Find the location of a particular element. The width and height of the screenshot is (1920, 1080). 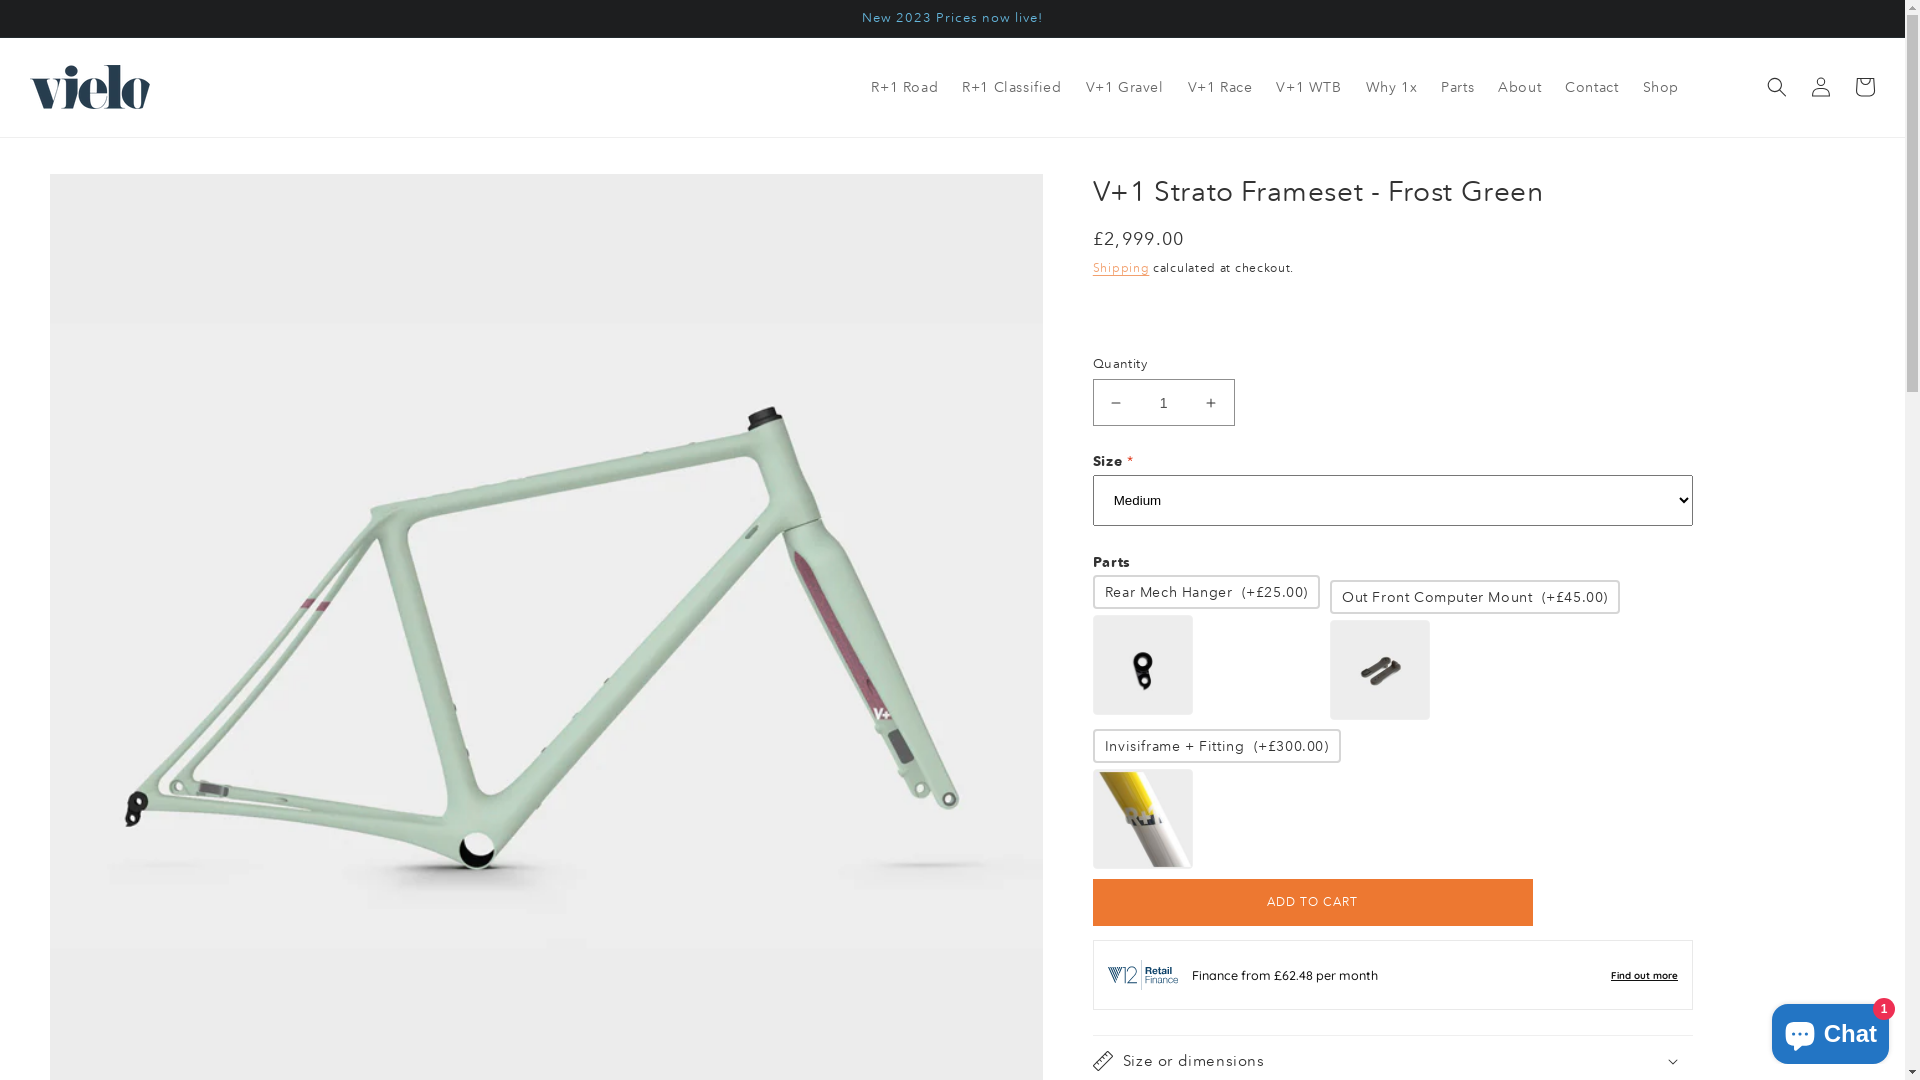

'SKIP TO PRODUCT INFORMATION' is located at coordinates (109, 196).